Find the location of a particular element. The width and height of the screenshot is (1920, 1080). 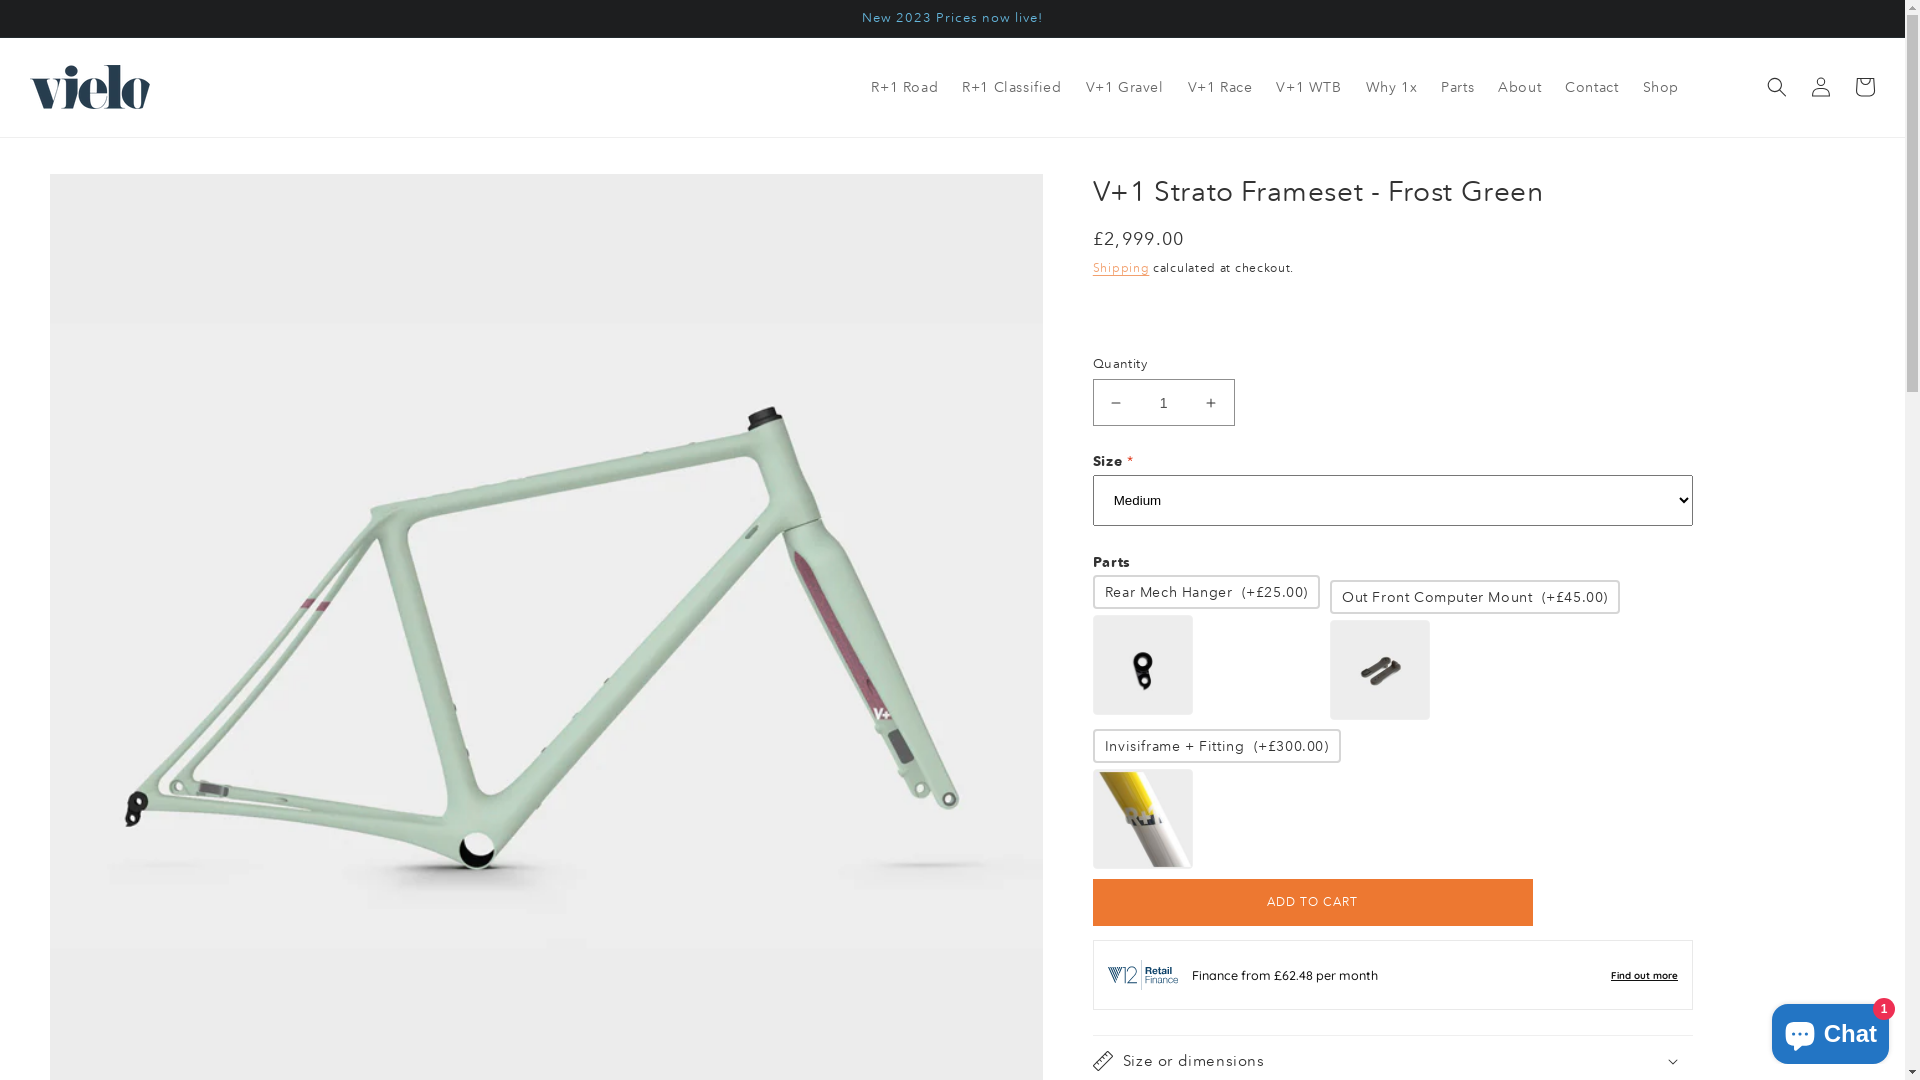

'SKIP TO PRODUCT INFORMATION' is located at coordinates (109, 196).